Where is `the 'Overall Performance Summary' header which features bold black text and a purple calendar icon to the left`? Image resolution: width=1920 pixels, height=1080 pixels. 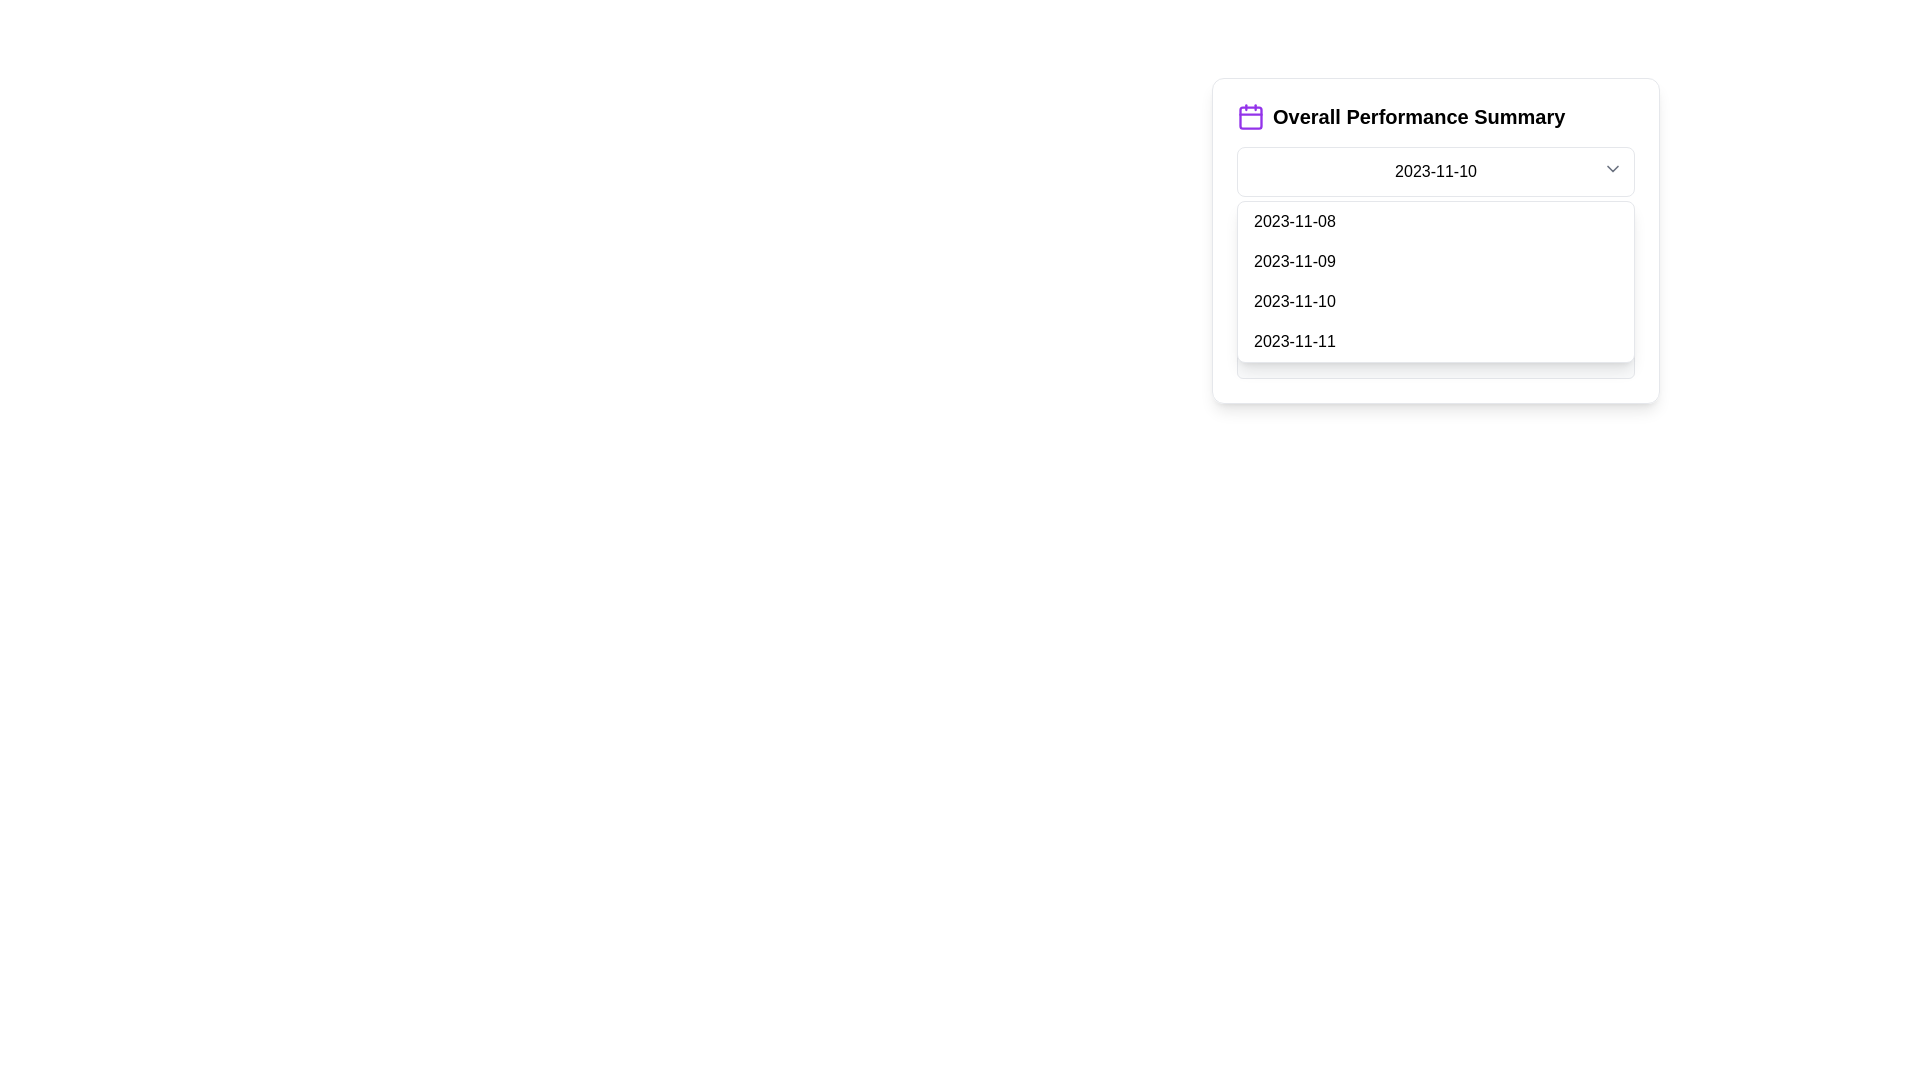
the 'Overall Performance Summary' header which features bold black text and a purple calendar icon to the left is located at coordinates (1434, 116).